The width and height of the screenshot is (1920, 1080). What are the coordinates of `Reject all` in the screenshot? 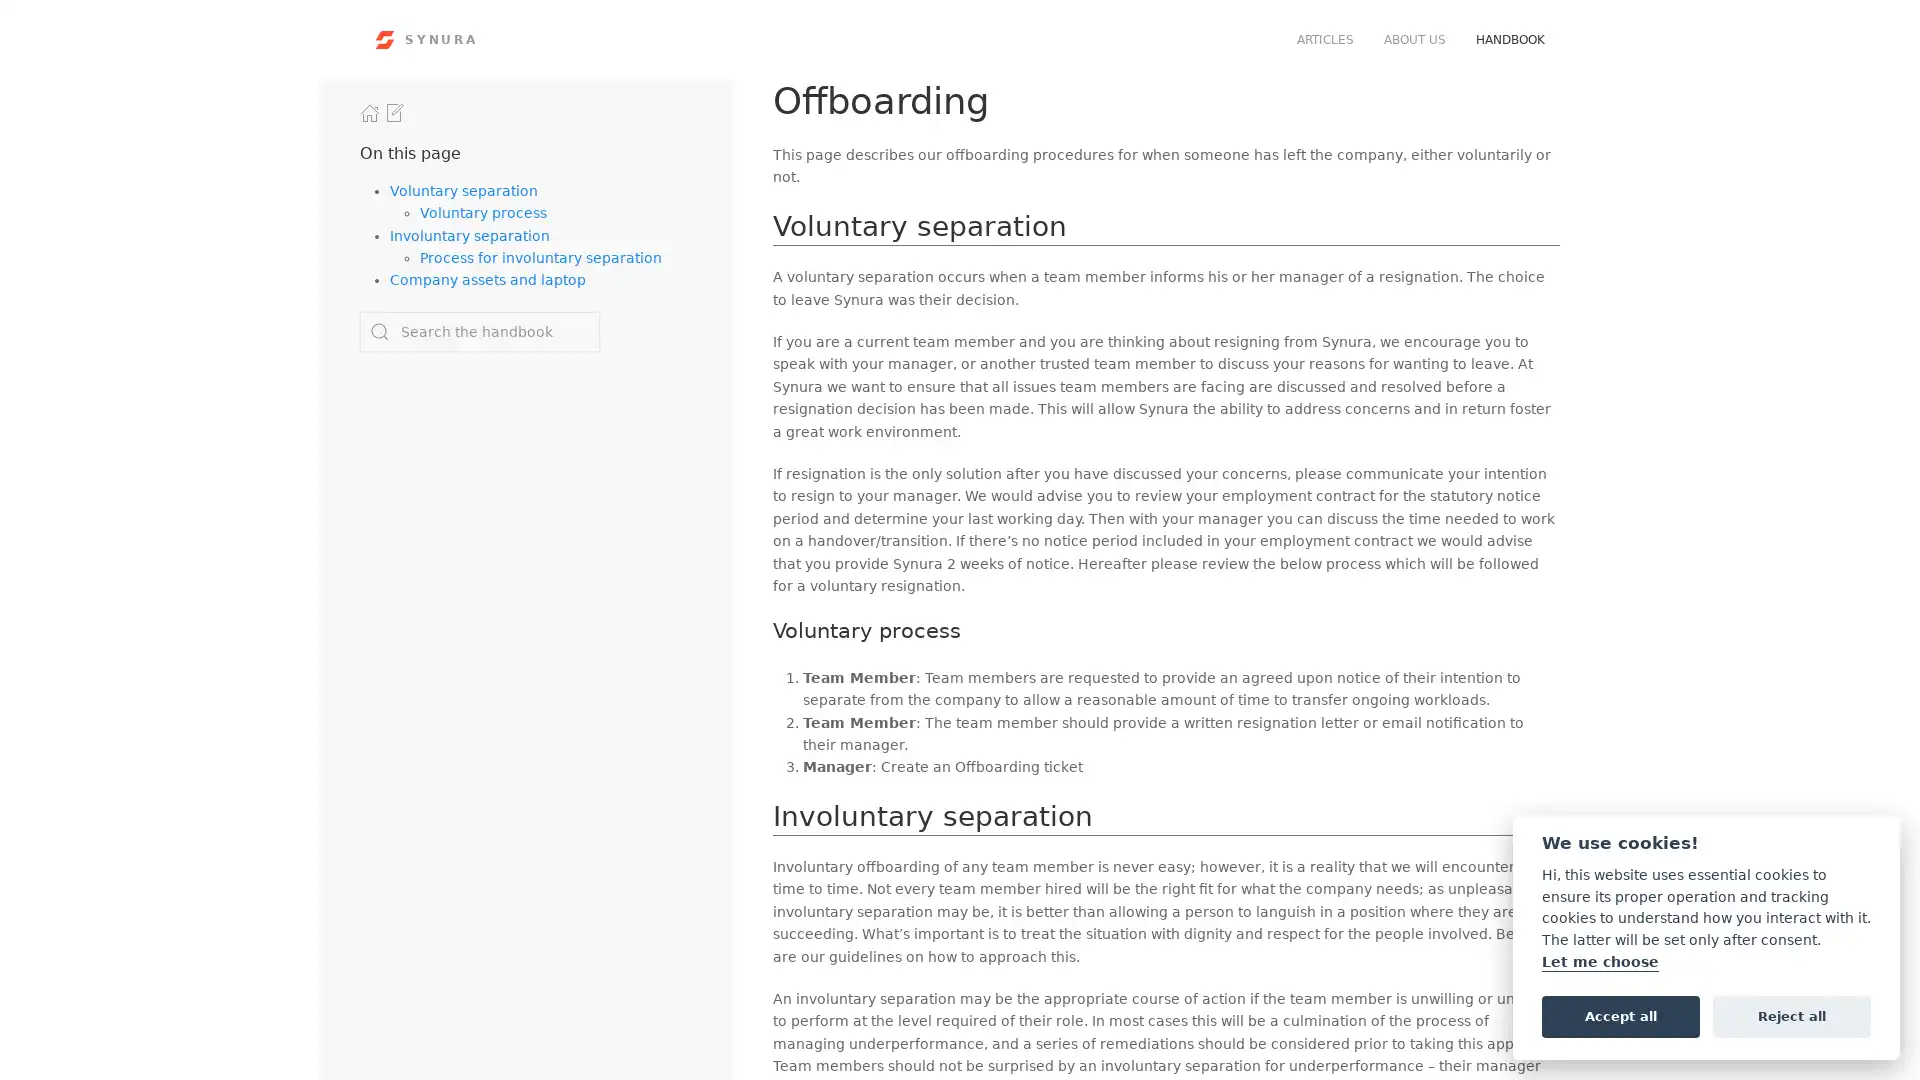 It's located at (1791, 1015).